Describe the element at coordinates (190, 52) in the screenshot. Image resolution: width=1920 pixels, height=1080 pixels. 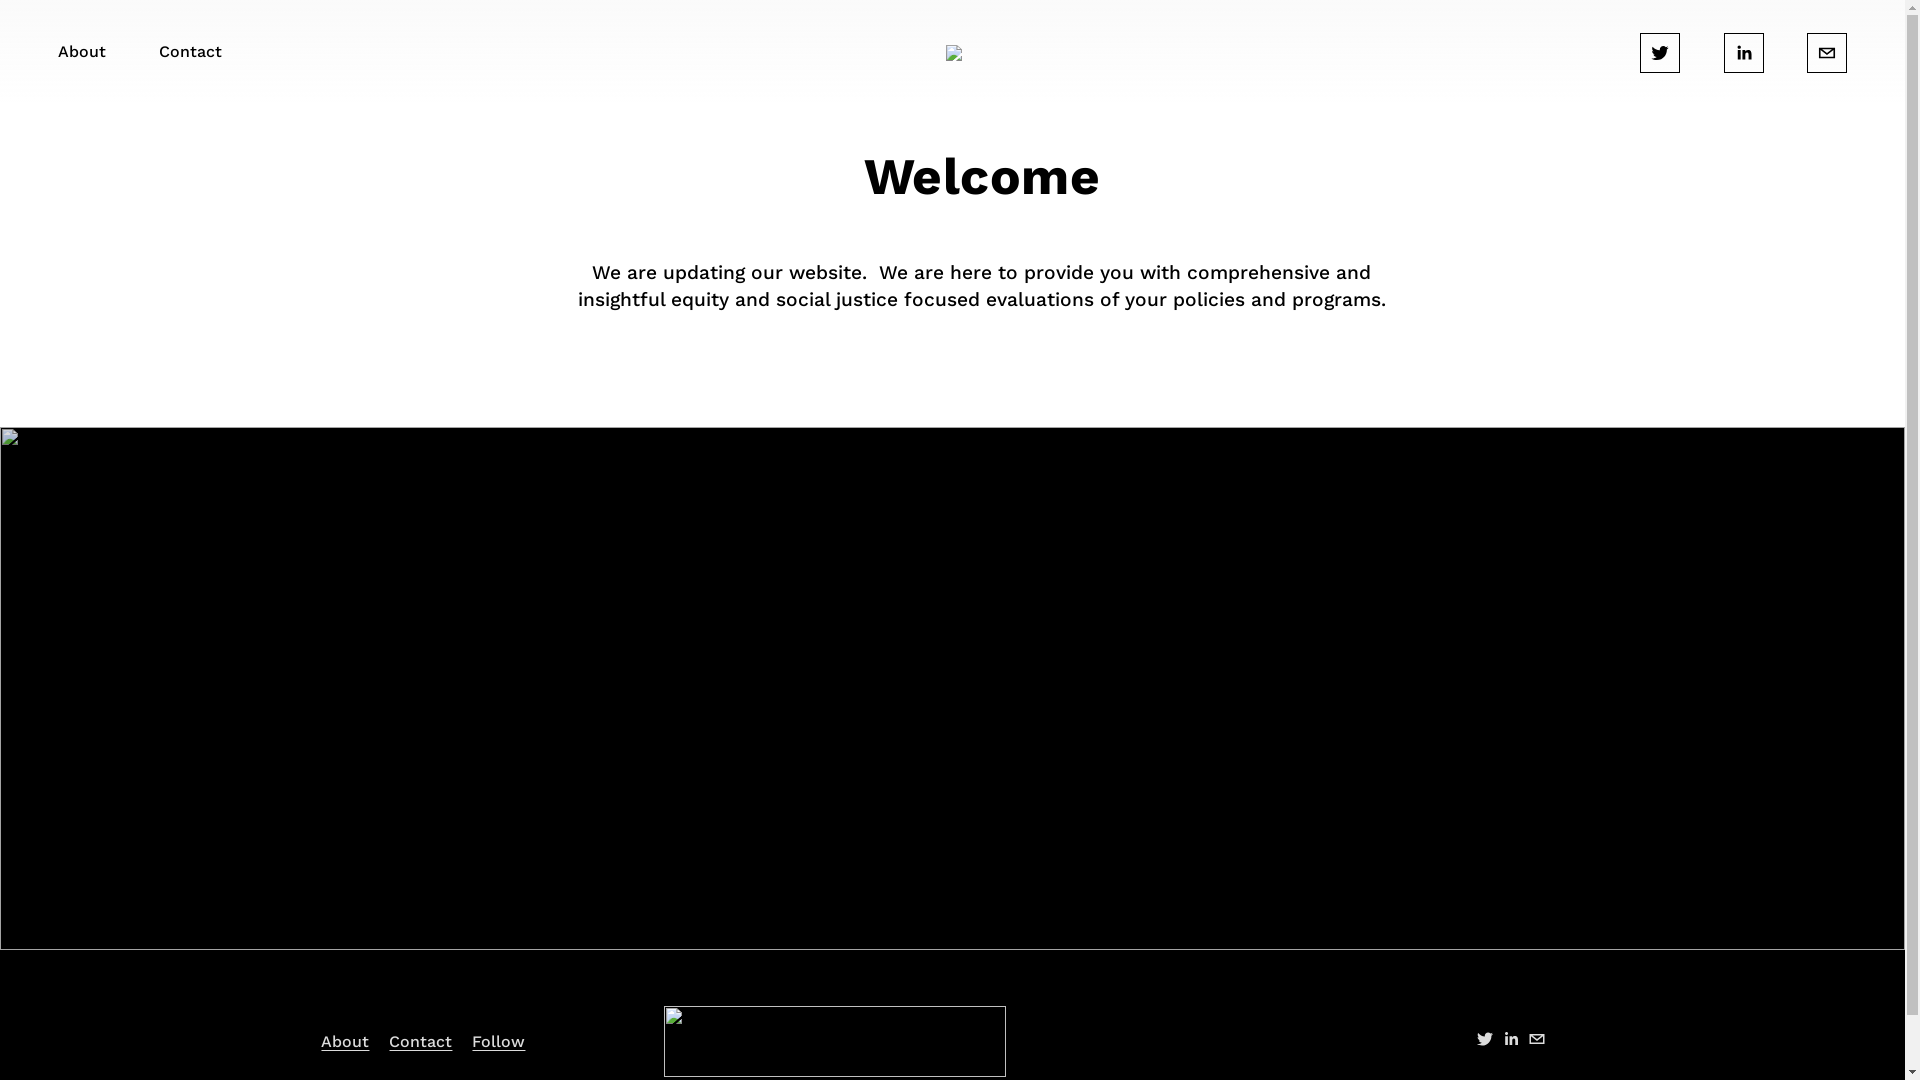
I see `'Contact'` at that location.